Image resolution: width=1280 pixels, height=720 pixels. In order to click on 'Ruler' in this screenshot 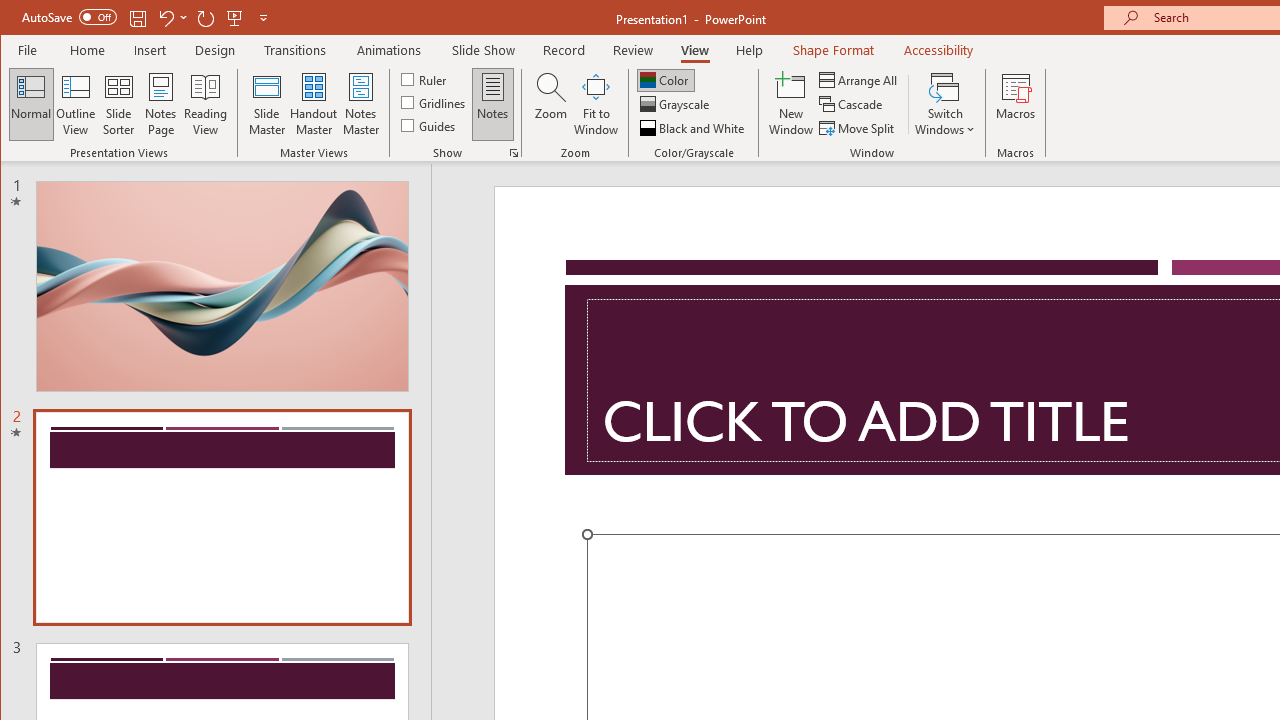, I will do `click(424, 78)`.